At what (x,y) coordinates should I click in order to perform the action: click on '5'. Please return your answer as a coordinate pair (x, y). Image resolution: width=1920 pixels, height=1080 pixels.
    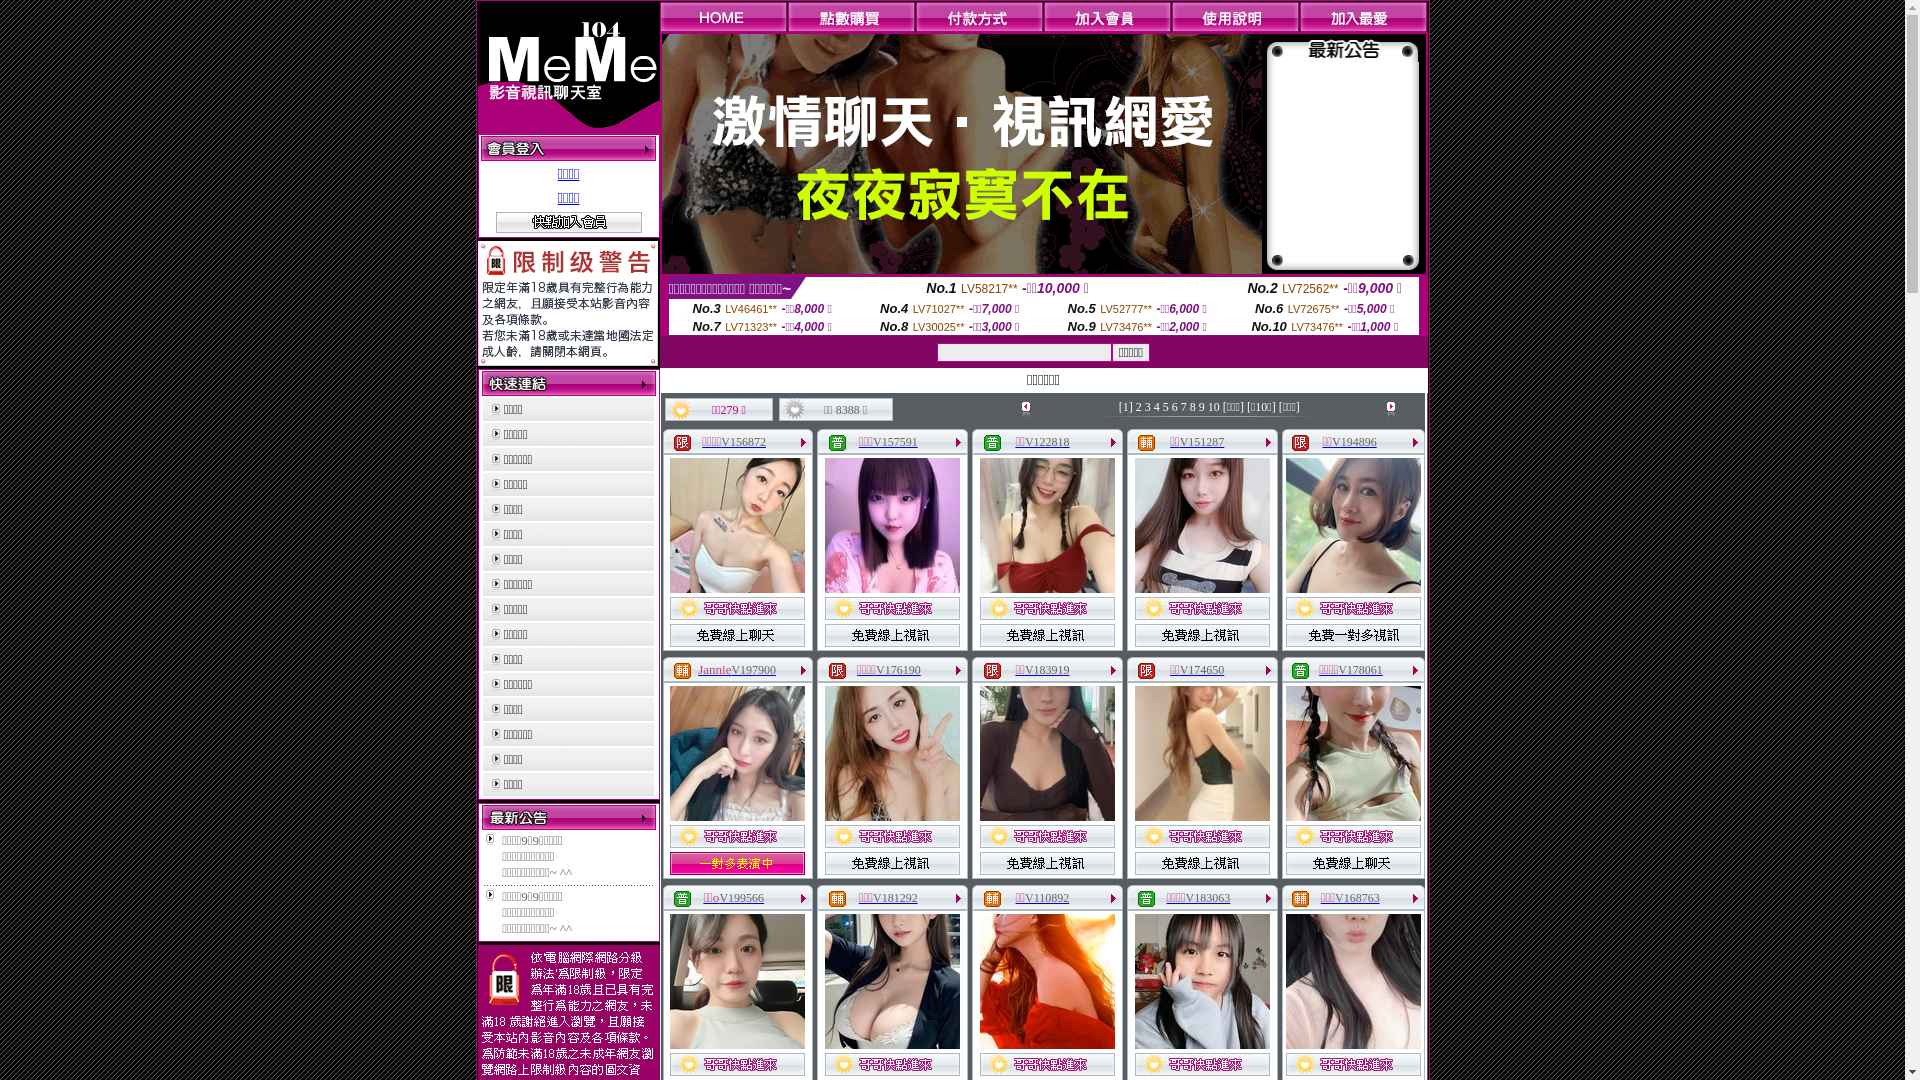
    Looking at the image, I should click on (1166, 406).